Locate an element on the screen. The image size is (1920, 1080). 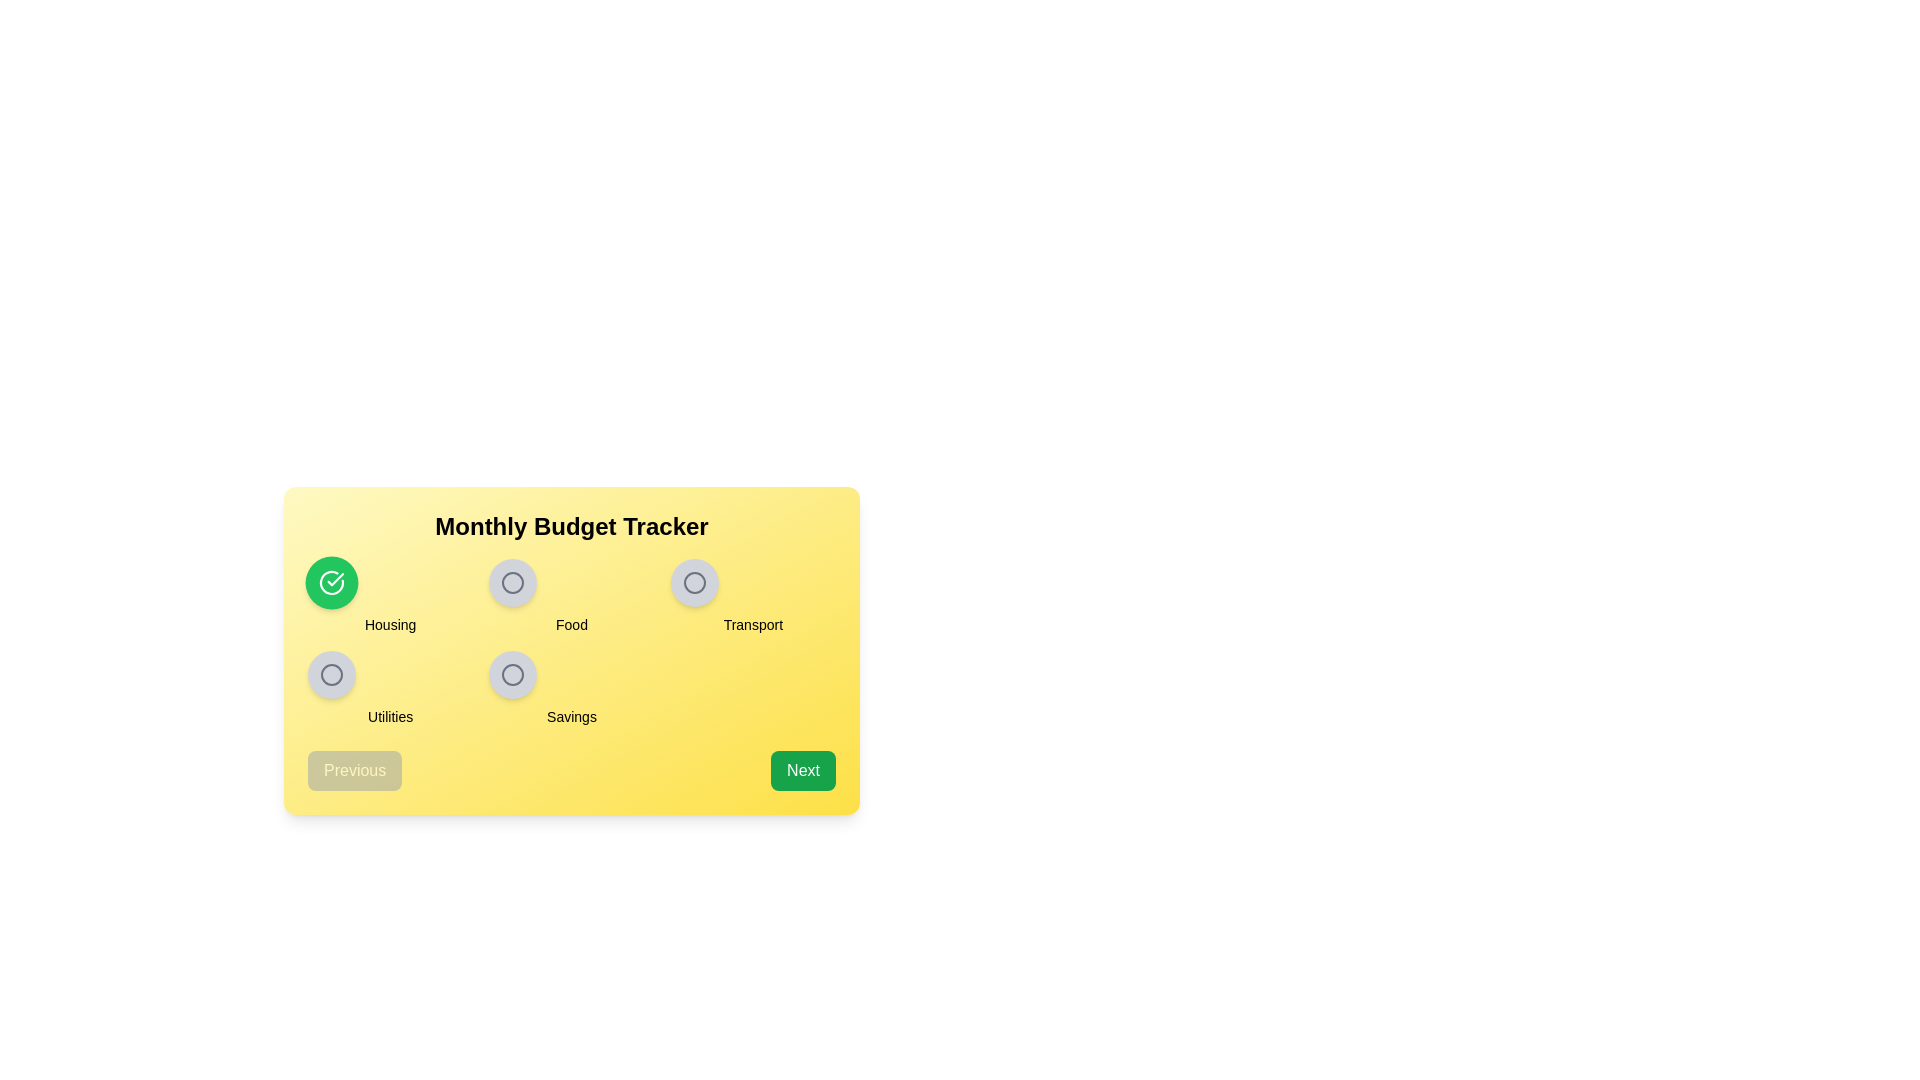
the text label displaying 'Food' which is centered below a circular UI component with an icon, part of a categorized menu interface is located at coordinates (570, 623).